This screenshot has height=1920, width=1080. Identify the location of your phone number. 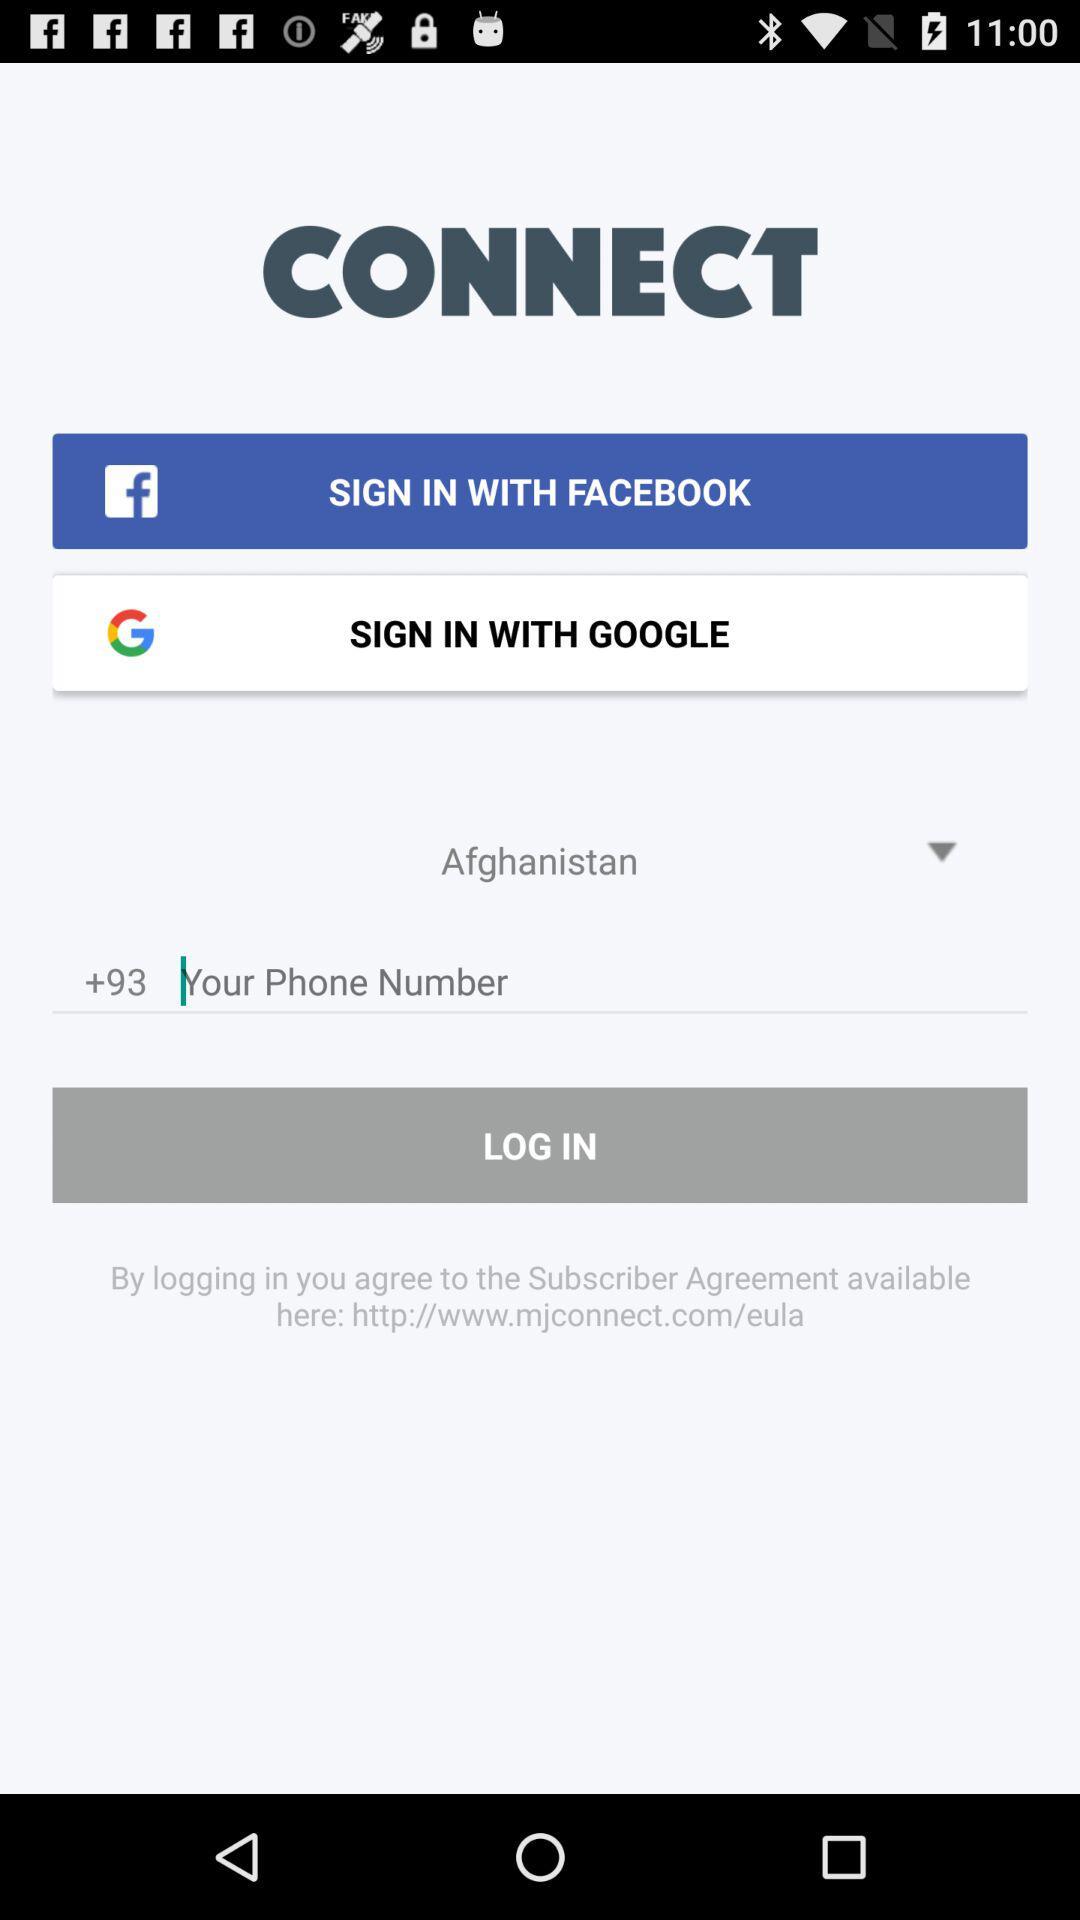
(603, 986).